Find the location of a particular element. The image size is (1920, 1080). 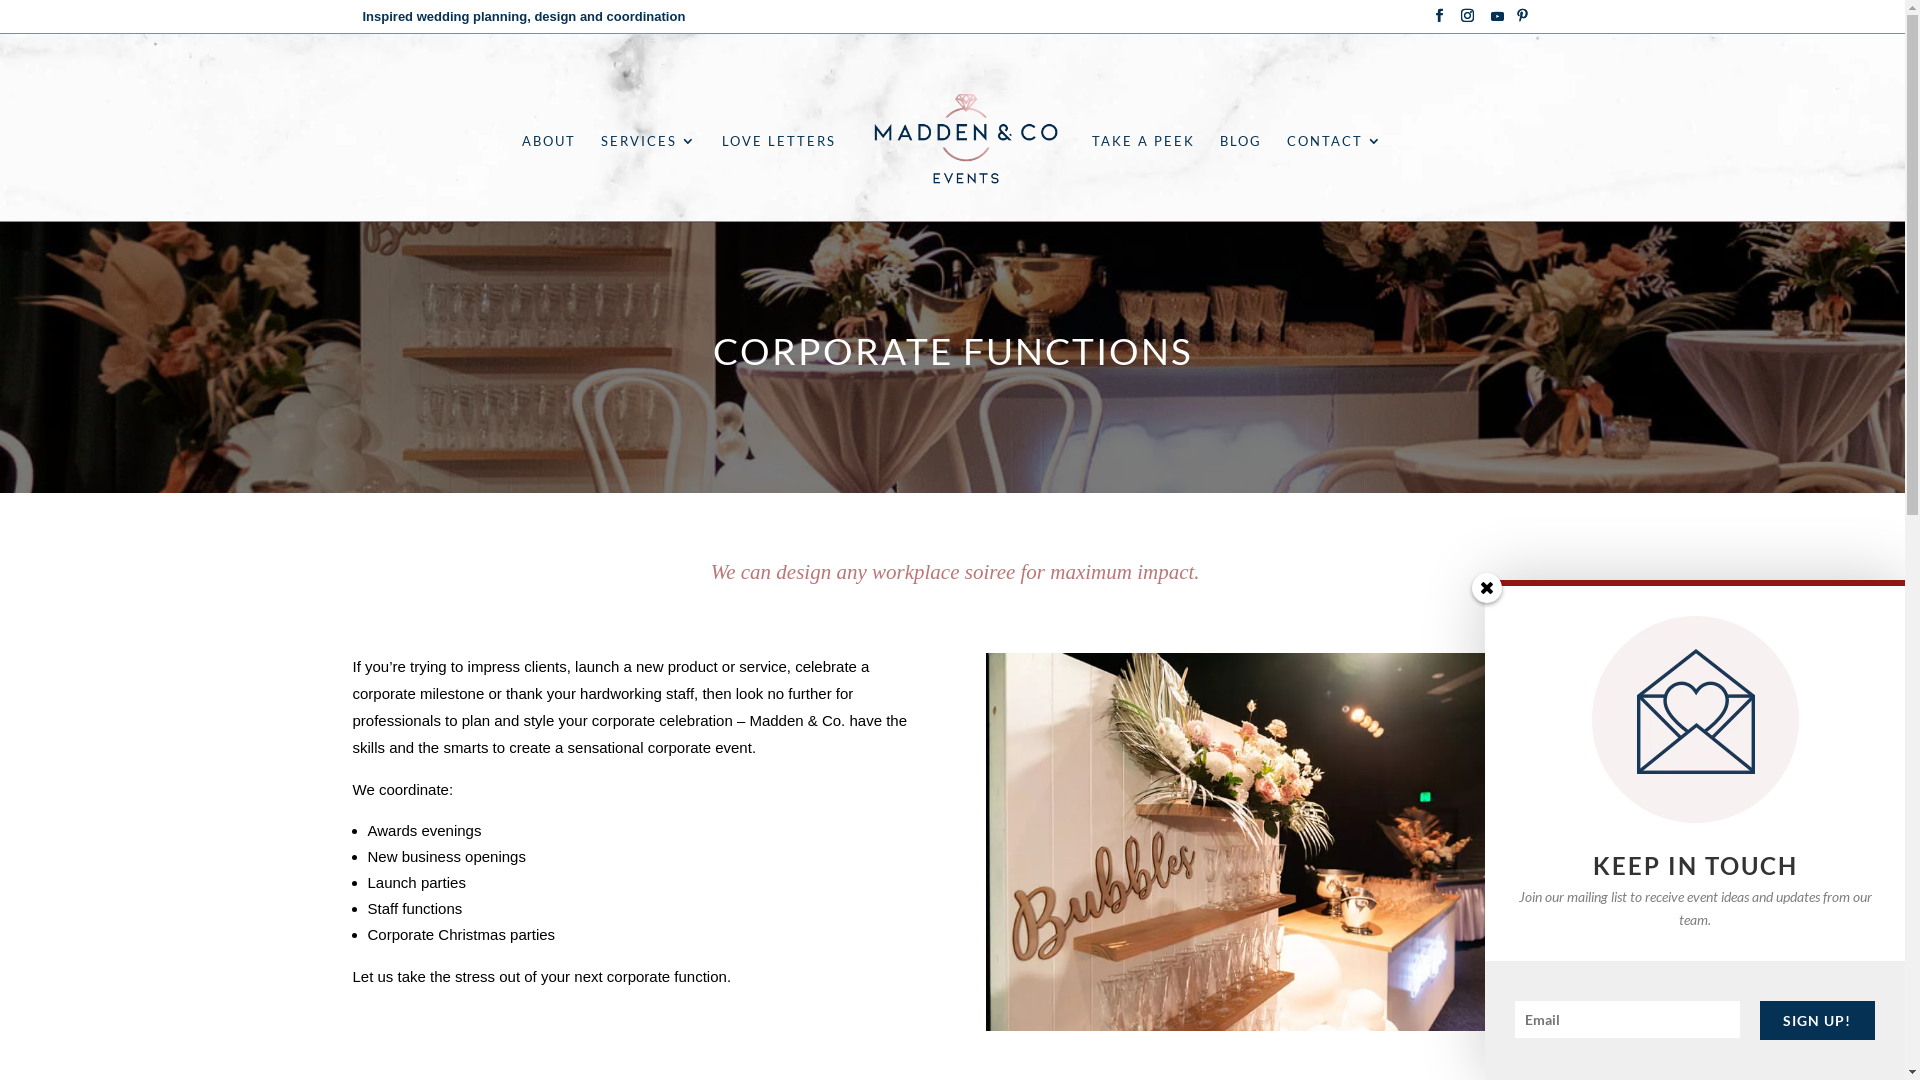

'LOVE LETTERS' is located at coordinates (777, 176).